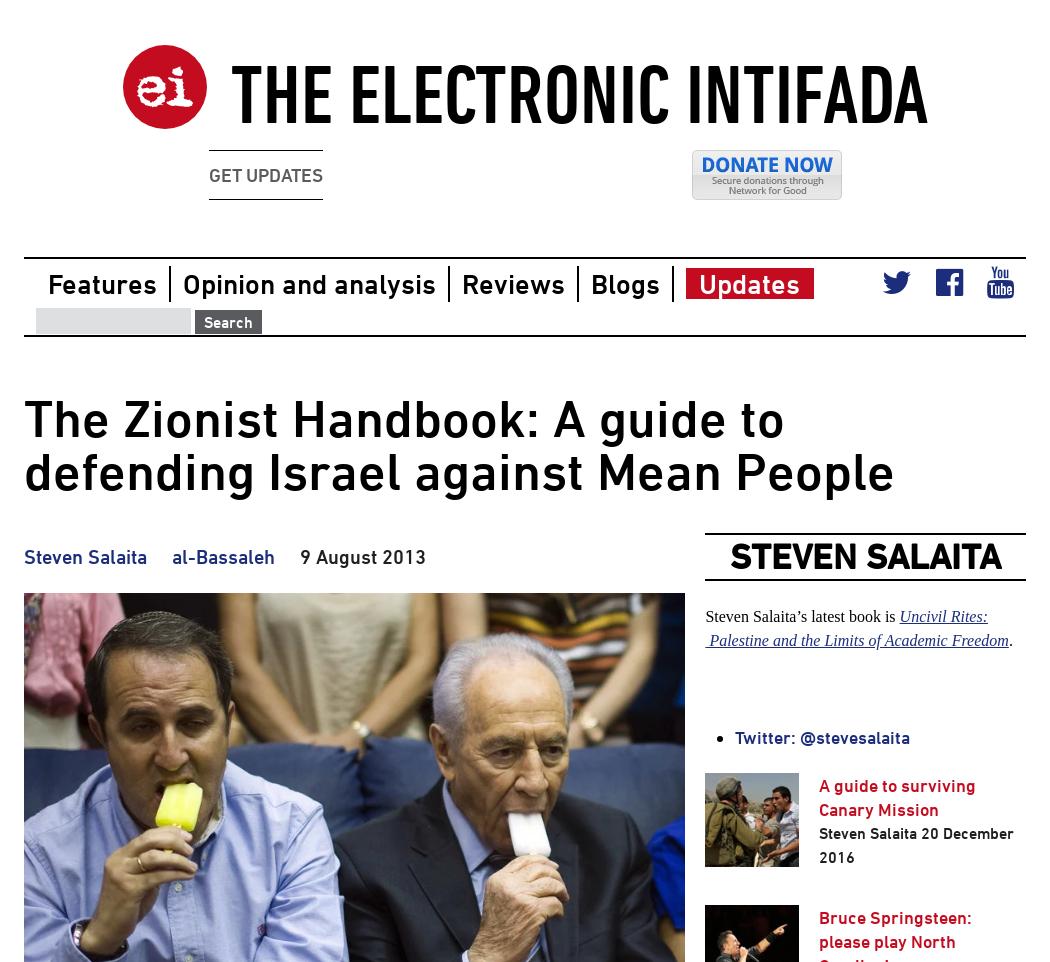 Image resolution: width=1050 pixels, height=962 pixels. What do you see at coordinates (309, 283) in the screenshot?
I see `'Opinion and analysis'` at bounding box center [309, 283].